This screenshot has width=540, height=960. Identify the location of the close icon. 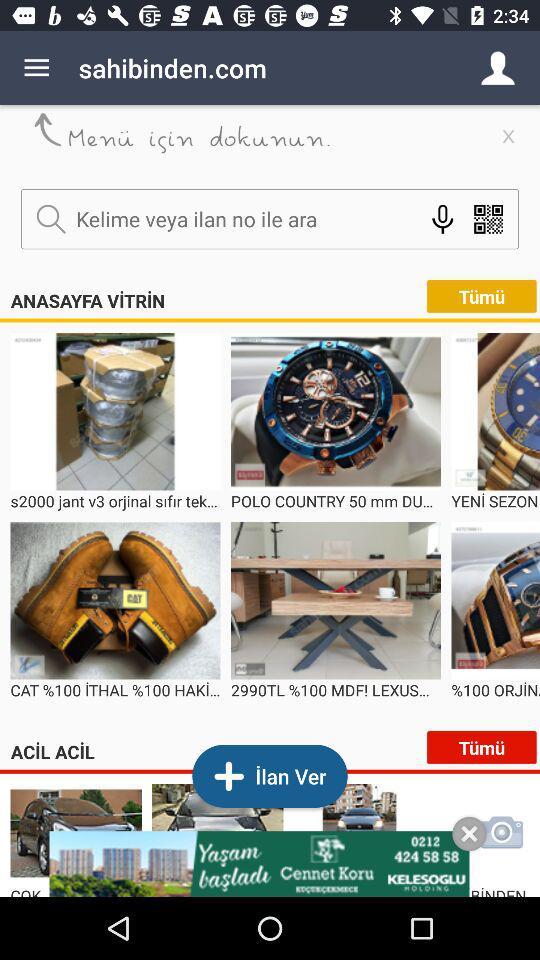
(469, 834).